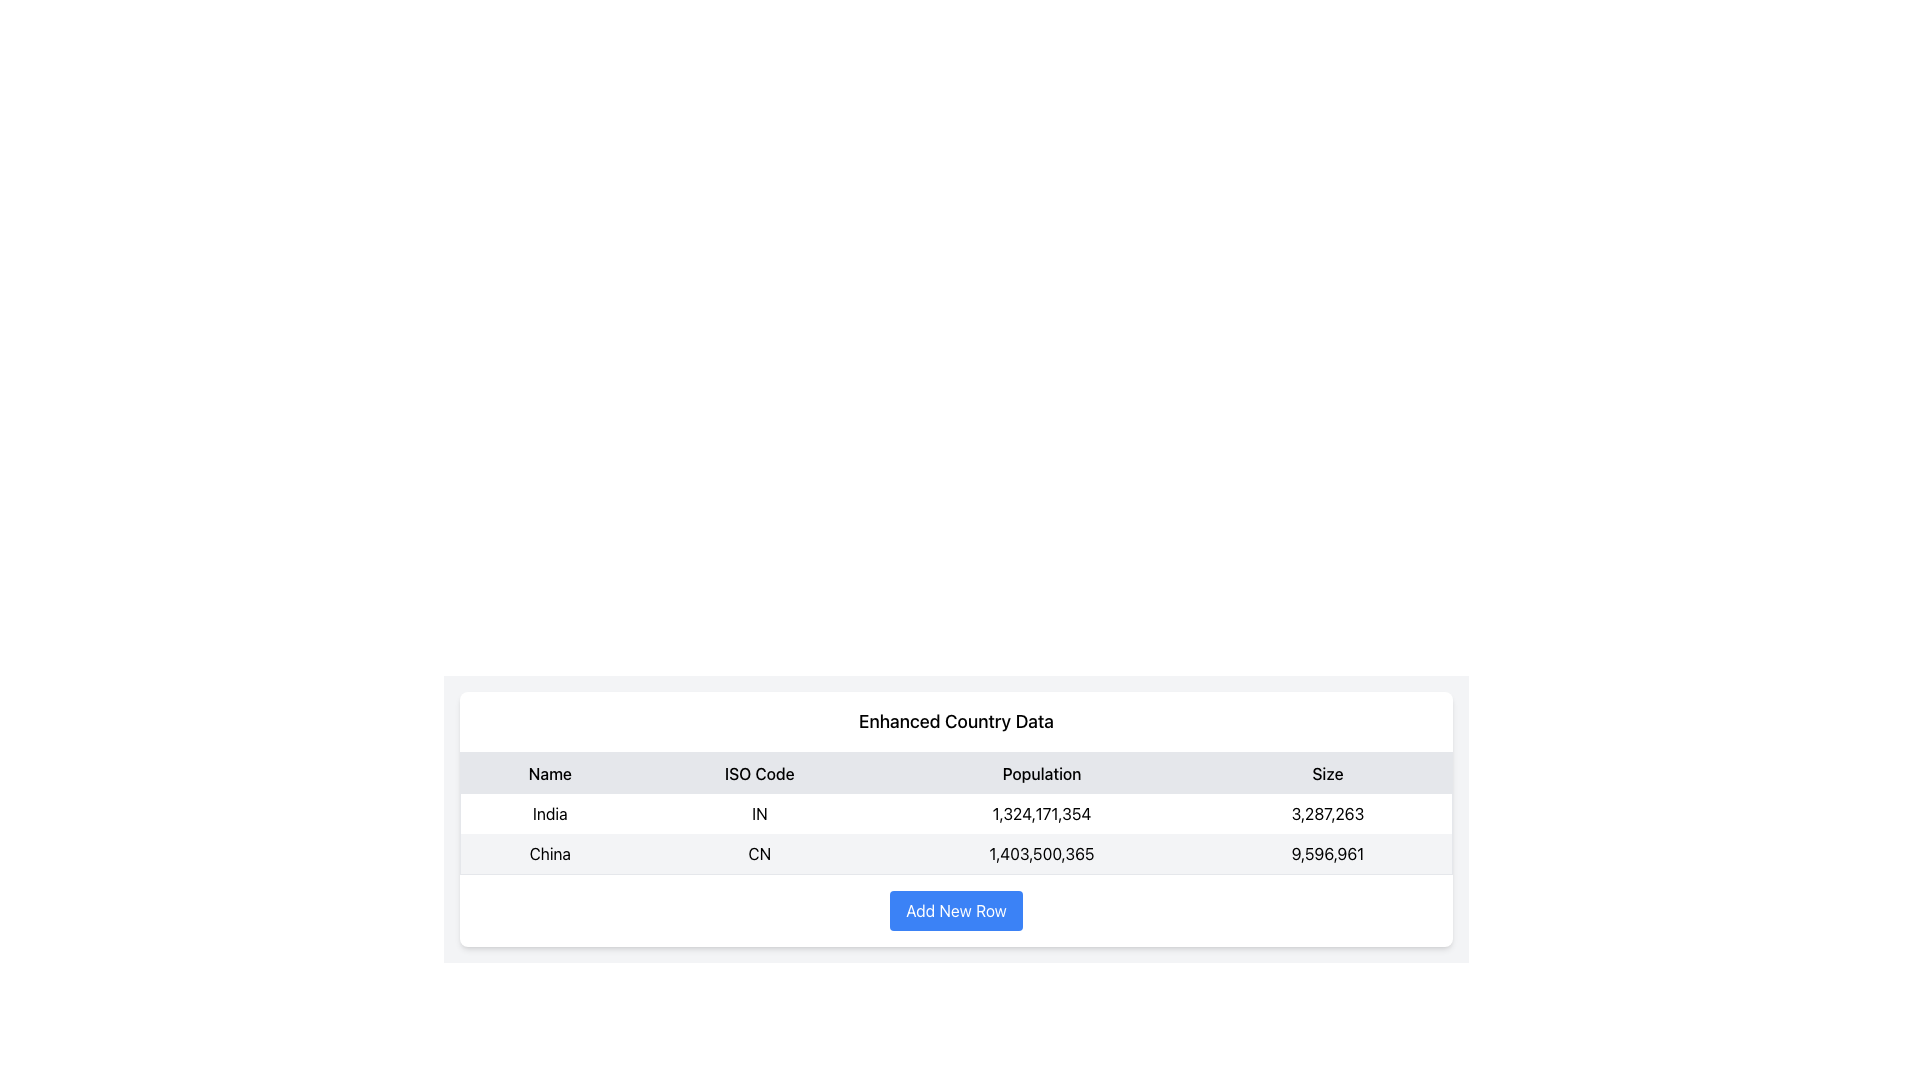 Image resolution: width=1920 pixels, height=1080 pixels. Describe the element at coordinates (1040, 813) in the screenshot. I see `the text label displaying the population number '1,324,171,354' for India in the Population column of the table` at that location.